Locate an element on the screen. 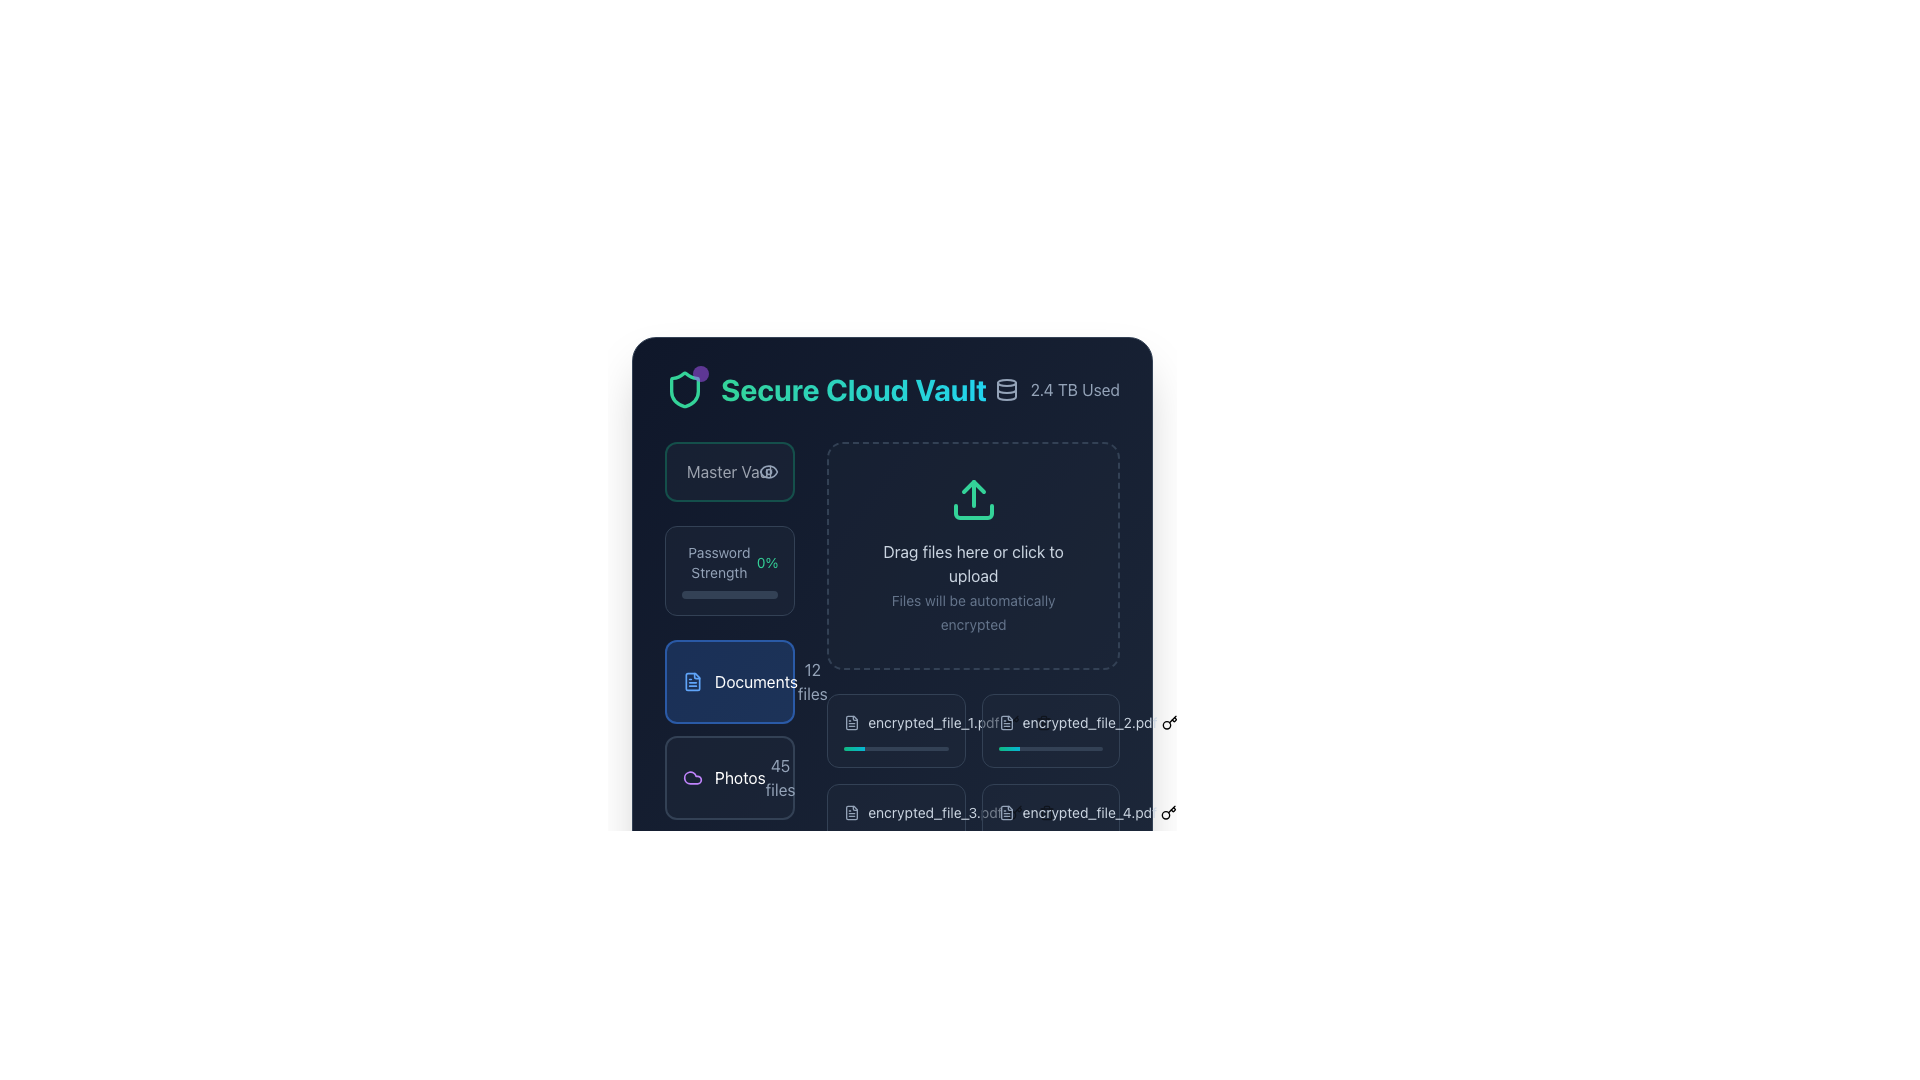 Image resolution: width=1920 pixels, height=1080 pixels. the progress bar segment representing part of the progress for 'encrypted_file_2.pdf', which is styled with a gradient color transition from emerald green to cyan, located near the bottom of the interface is located at coordinates (1040, 748).